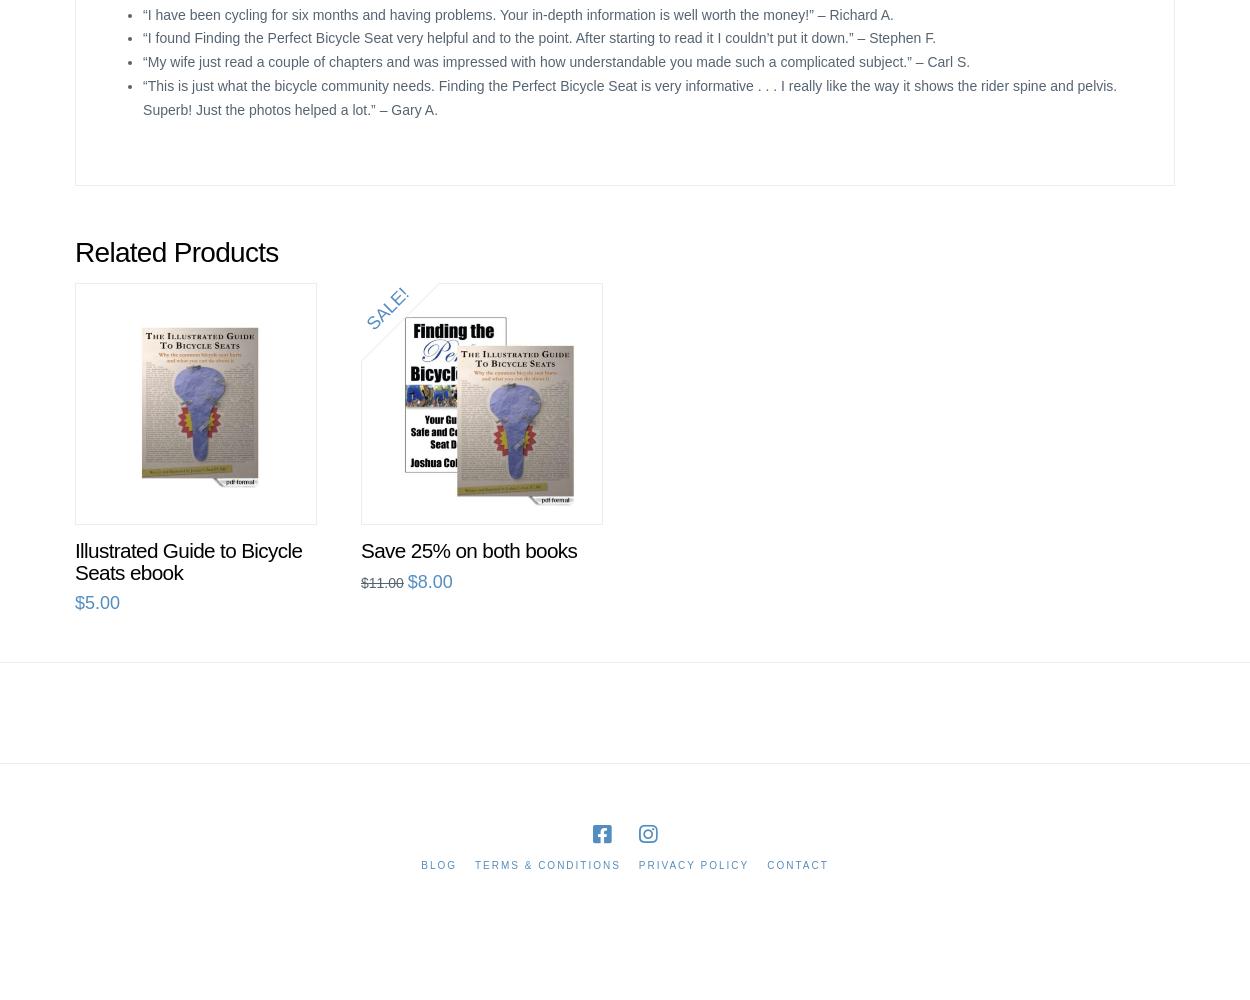 The image size is (1250, 1000). What do you see at coordinates (547, 864) in the screenshot?
I see `'Terms & Conditions'` at bounding box center [547, 864].